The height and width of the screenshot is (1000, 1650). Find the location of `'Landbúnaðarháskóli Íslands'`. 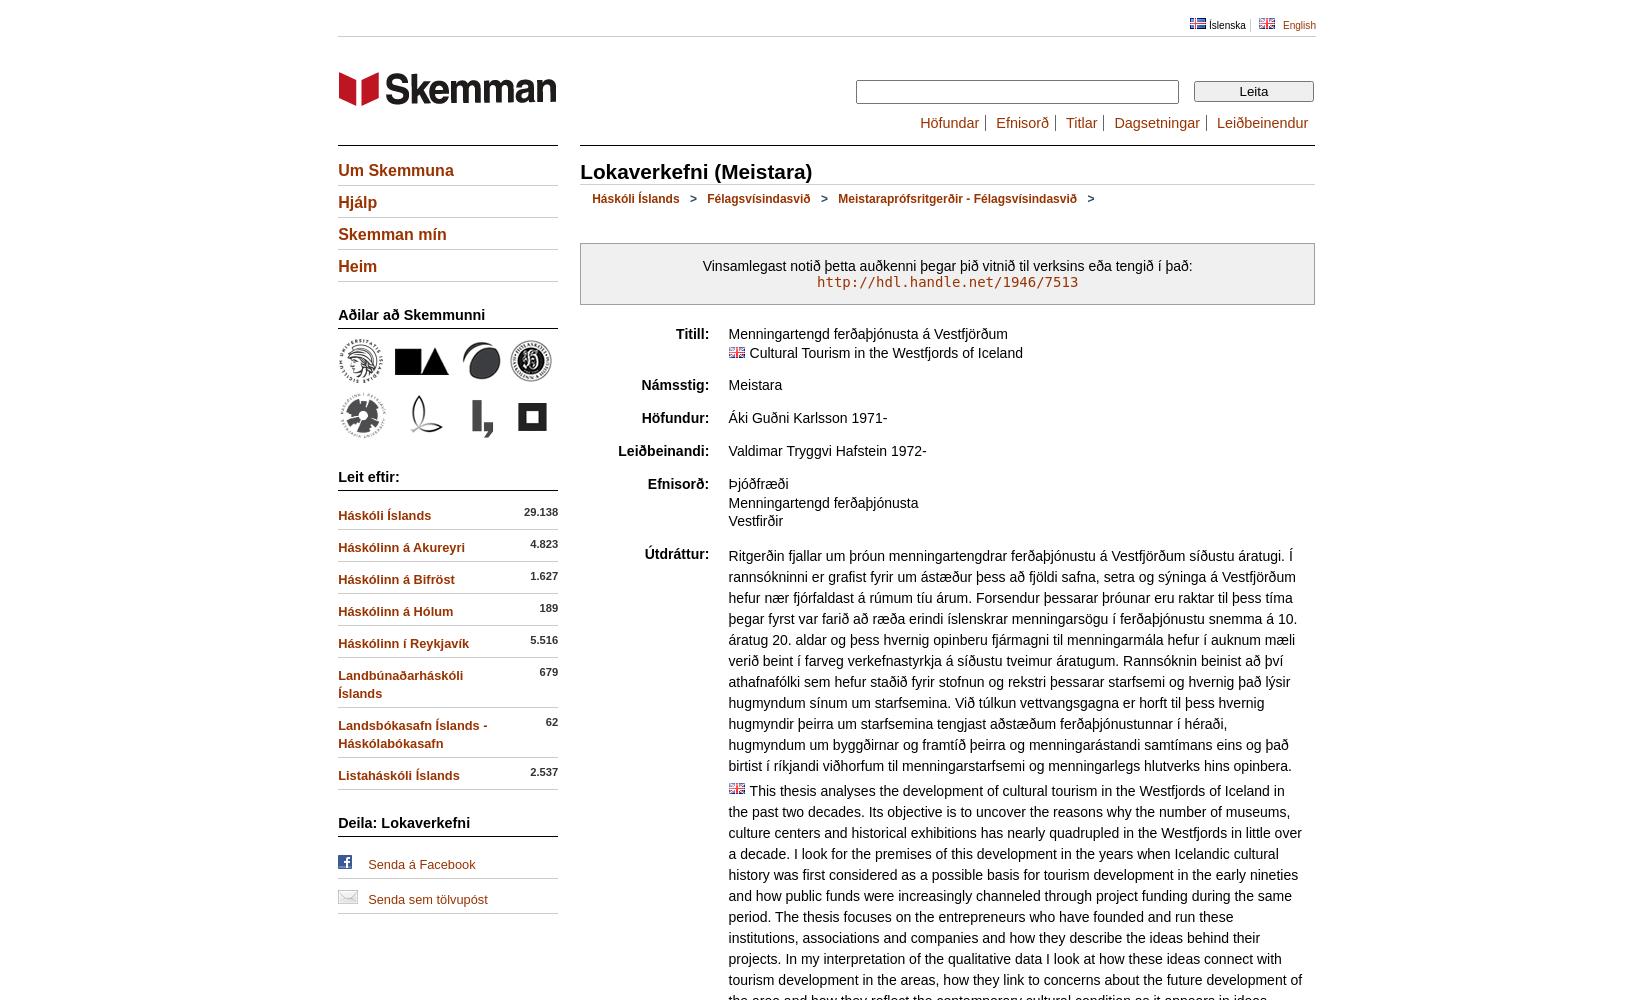

'Landbúnaðarháskóli Íslands' is located at coordinates (400, 684).